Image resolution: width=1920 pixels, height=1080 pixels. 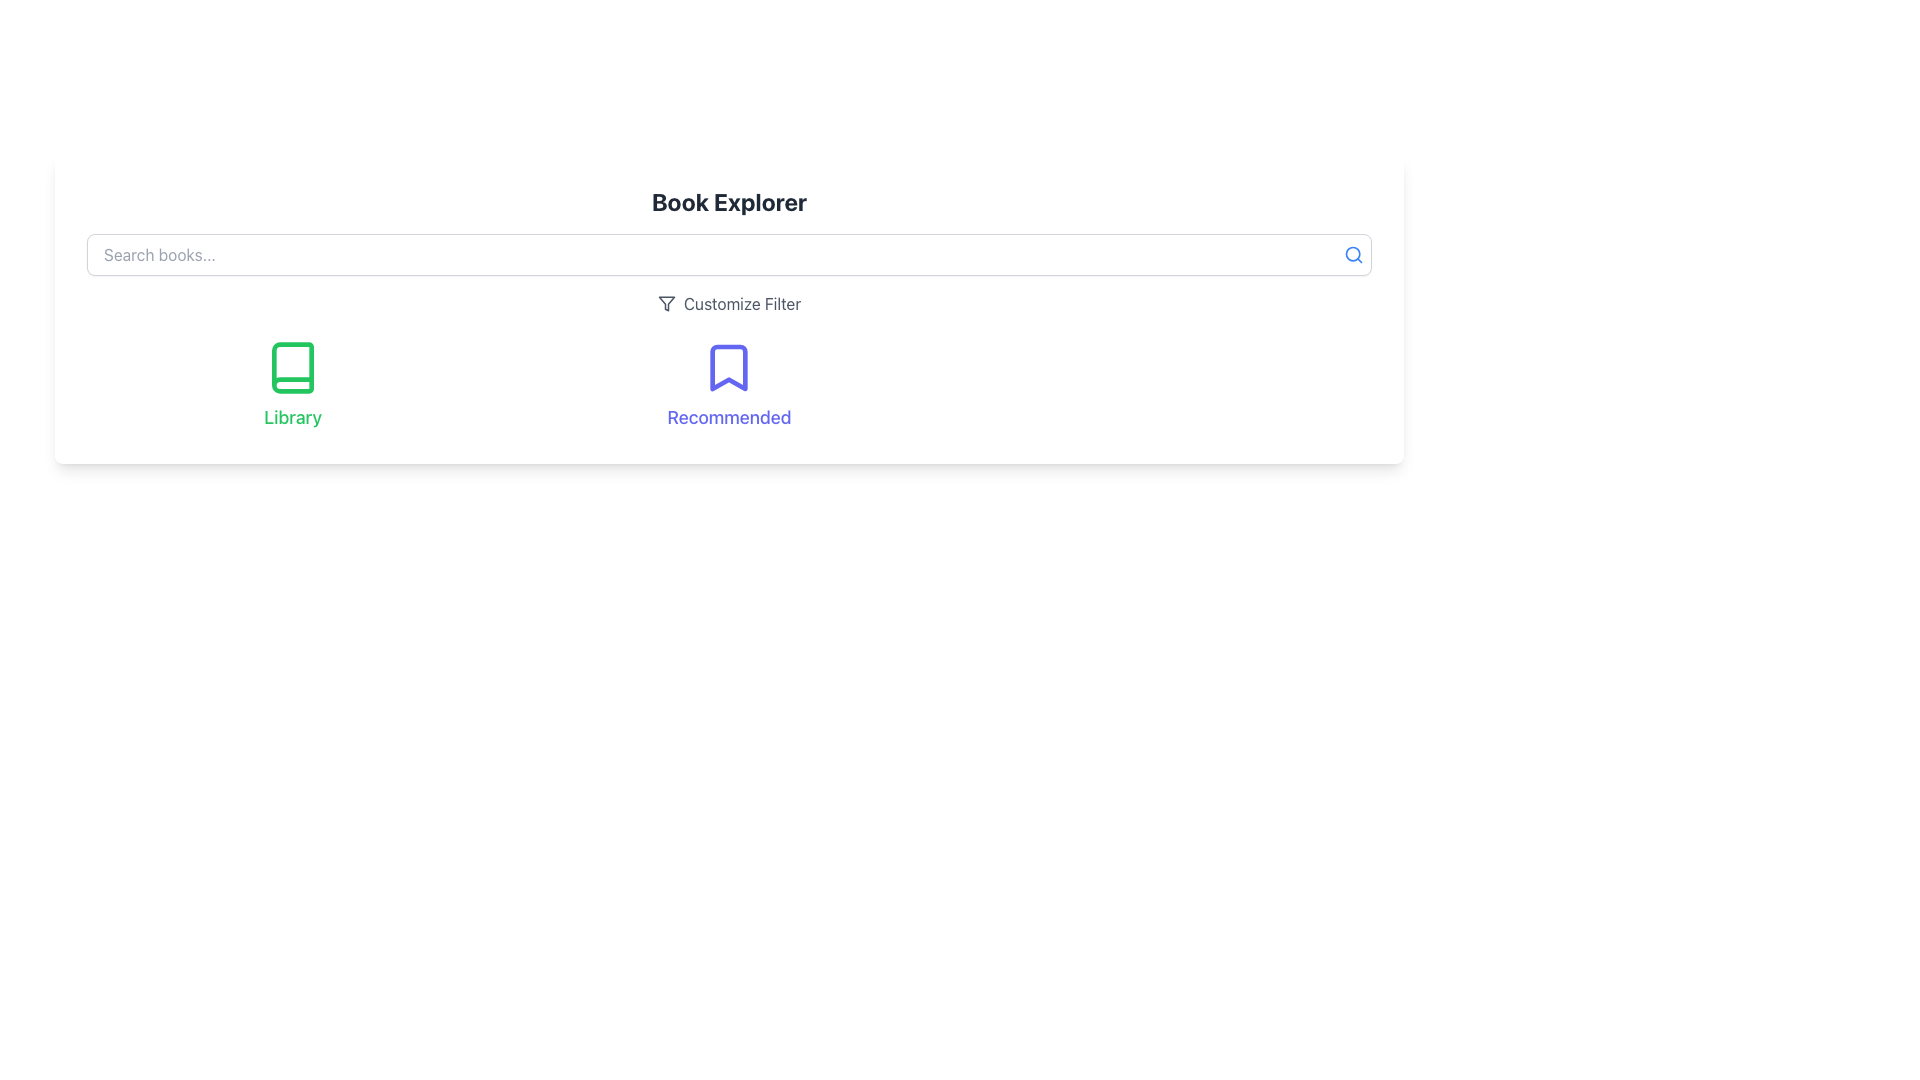 What do you see at coordinates (728, 385) in the screenshot?
I see `the interactive label with an indigo-colored bookmark icon and the text 'Recommended' to trigger the hover effect` at bounding box center [728, 385].